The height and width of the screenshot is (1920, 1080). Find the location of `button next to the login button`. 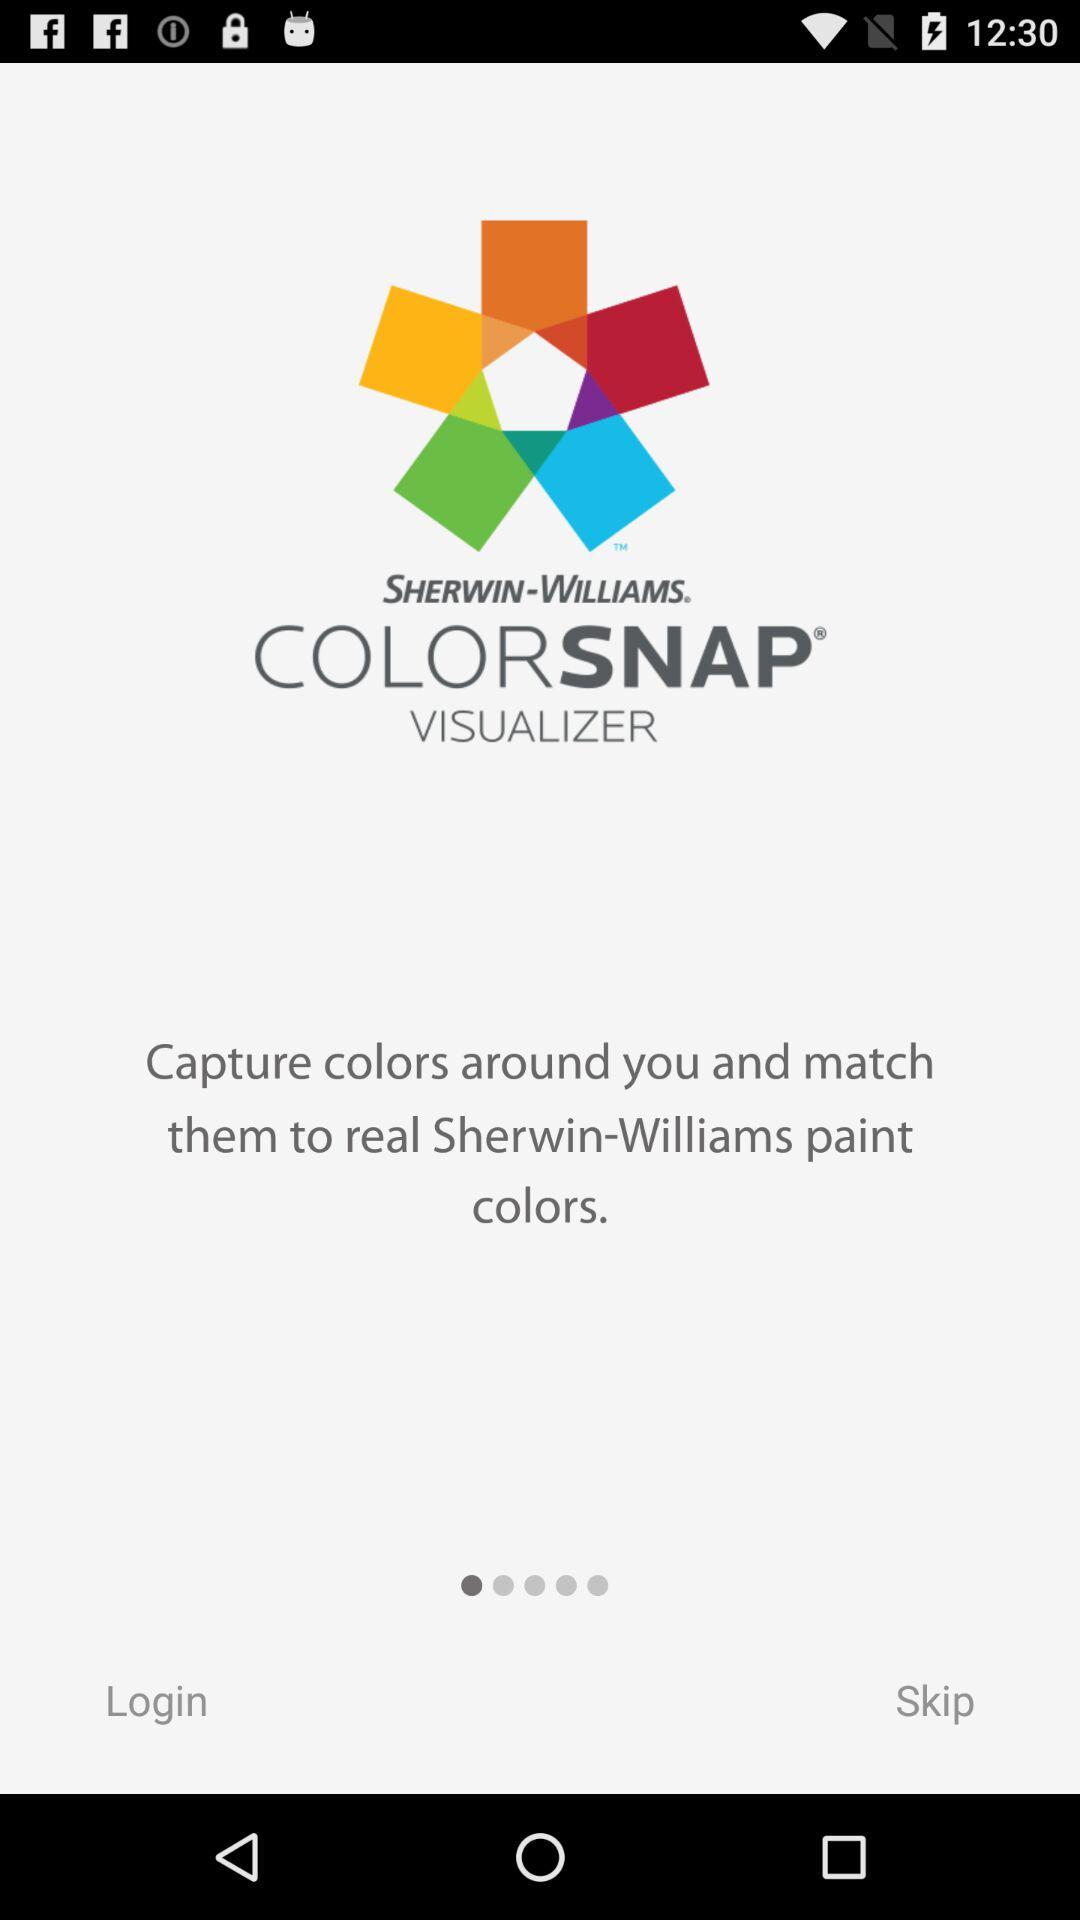

button next to the login button is located at coordinates (953, 1705).